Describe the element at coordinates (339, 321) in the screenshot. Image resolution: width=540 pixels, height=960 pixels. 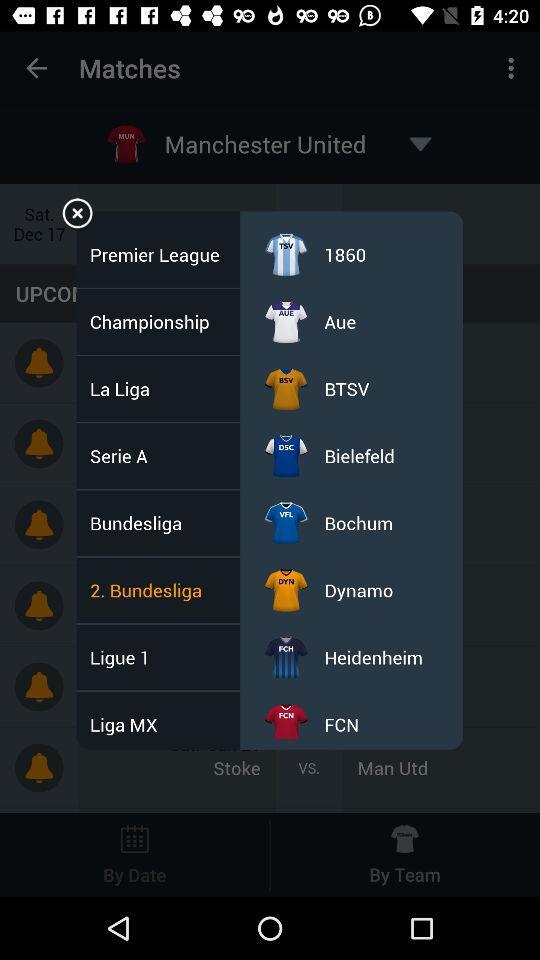
I see `icon below the 1860` at that location.